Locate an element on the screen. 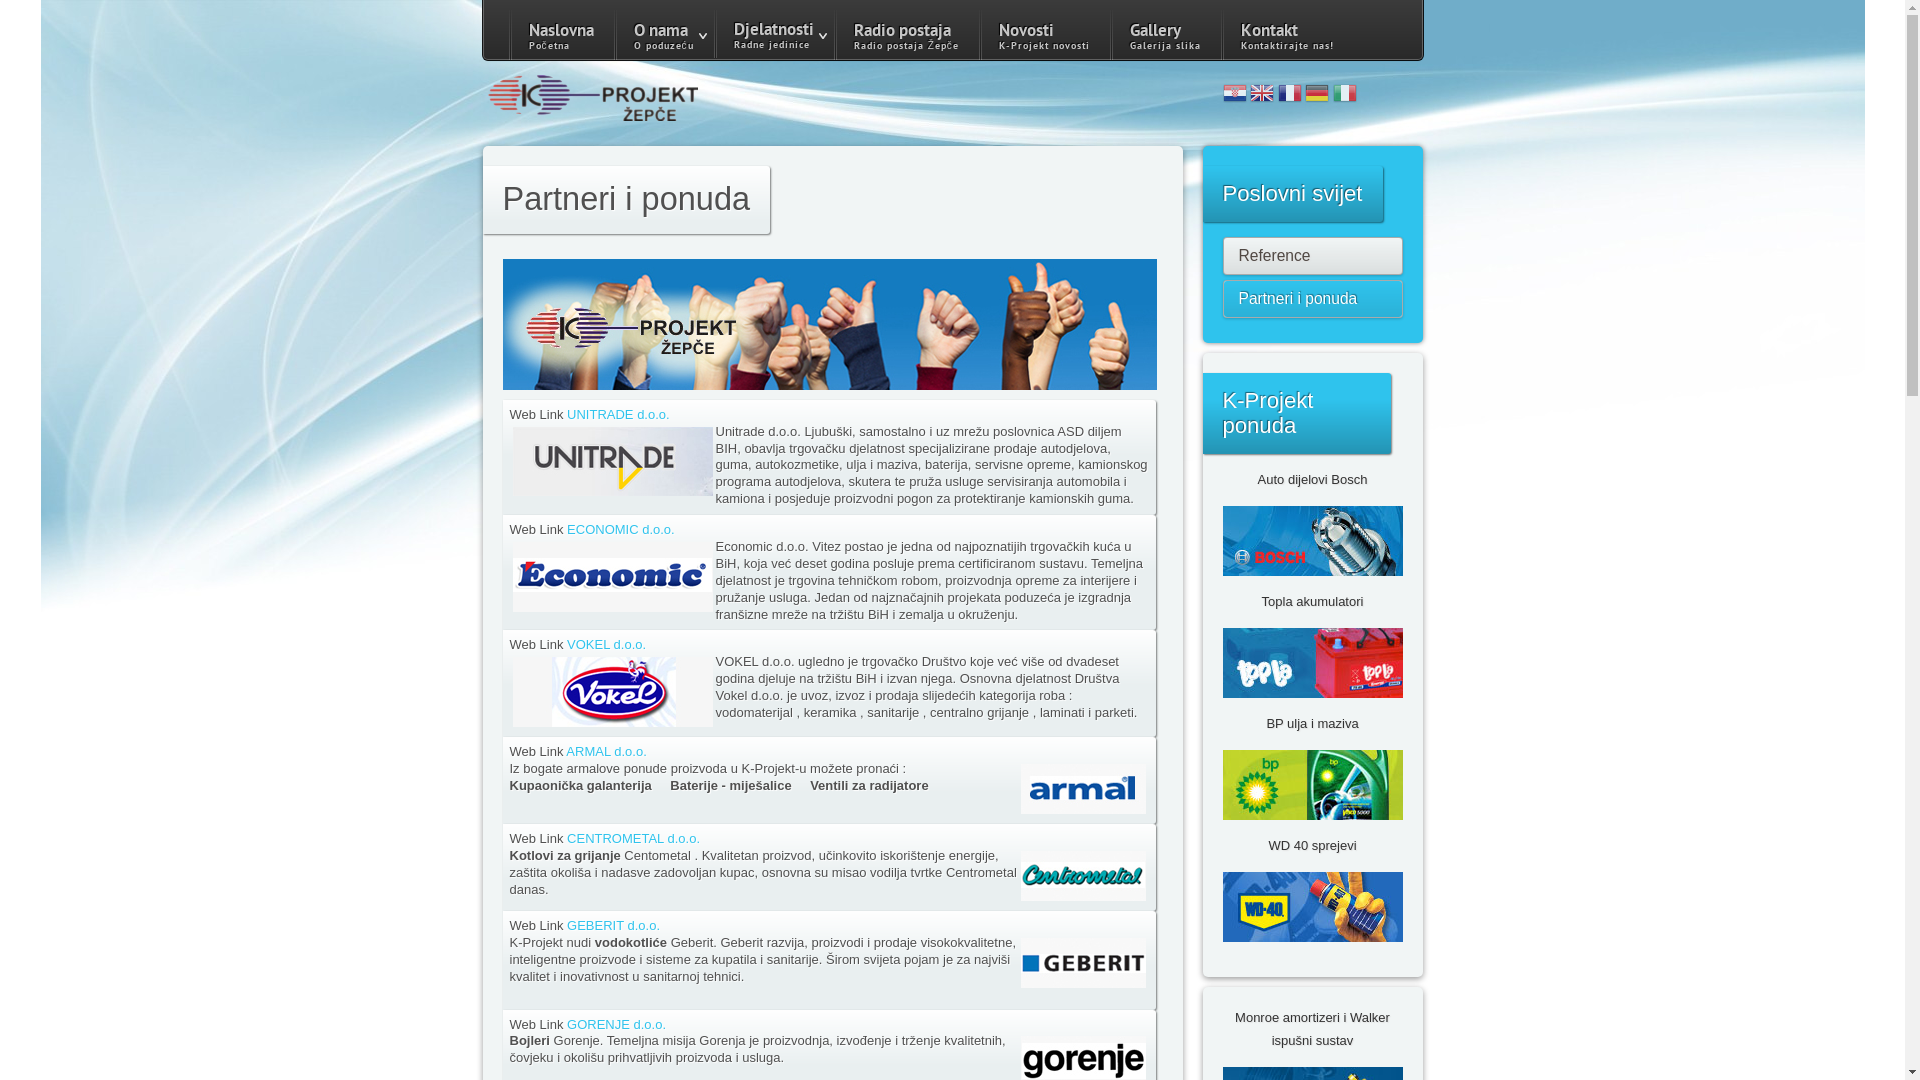 This screenshot has width=1920, height=1080. 'Gallery is located at coordinates (1165, 34).